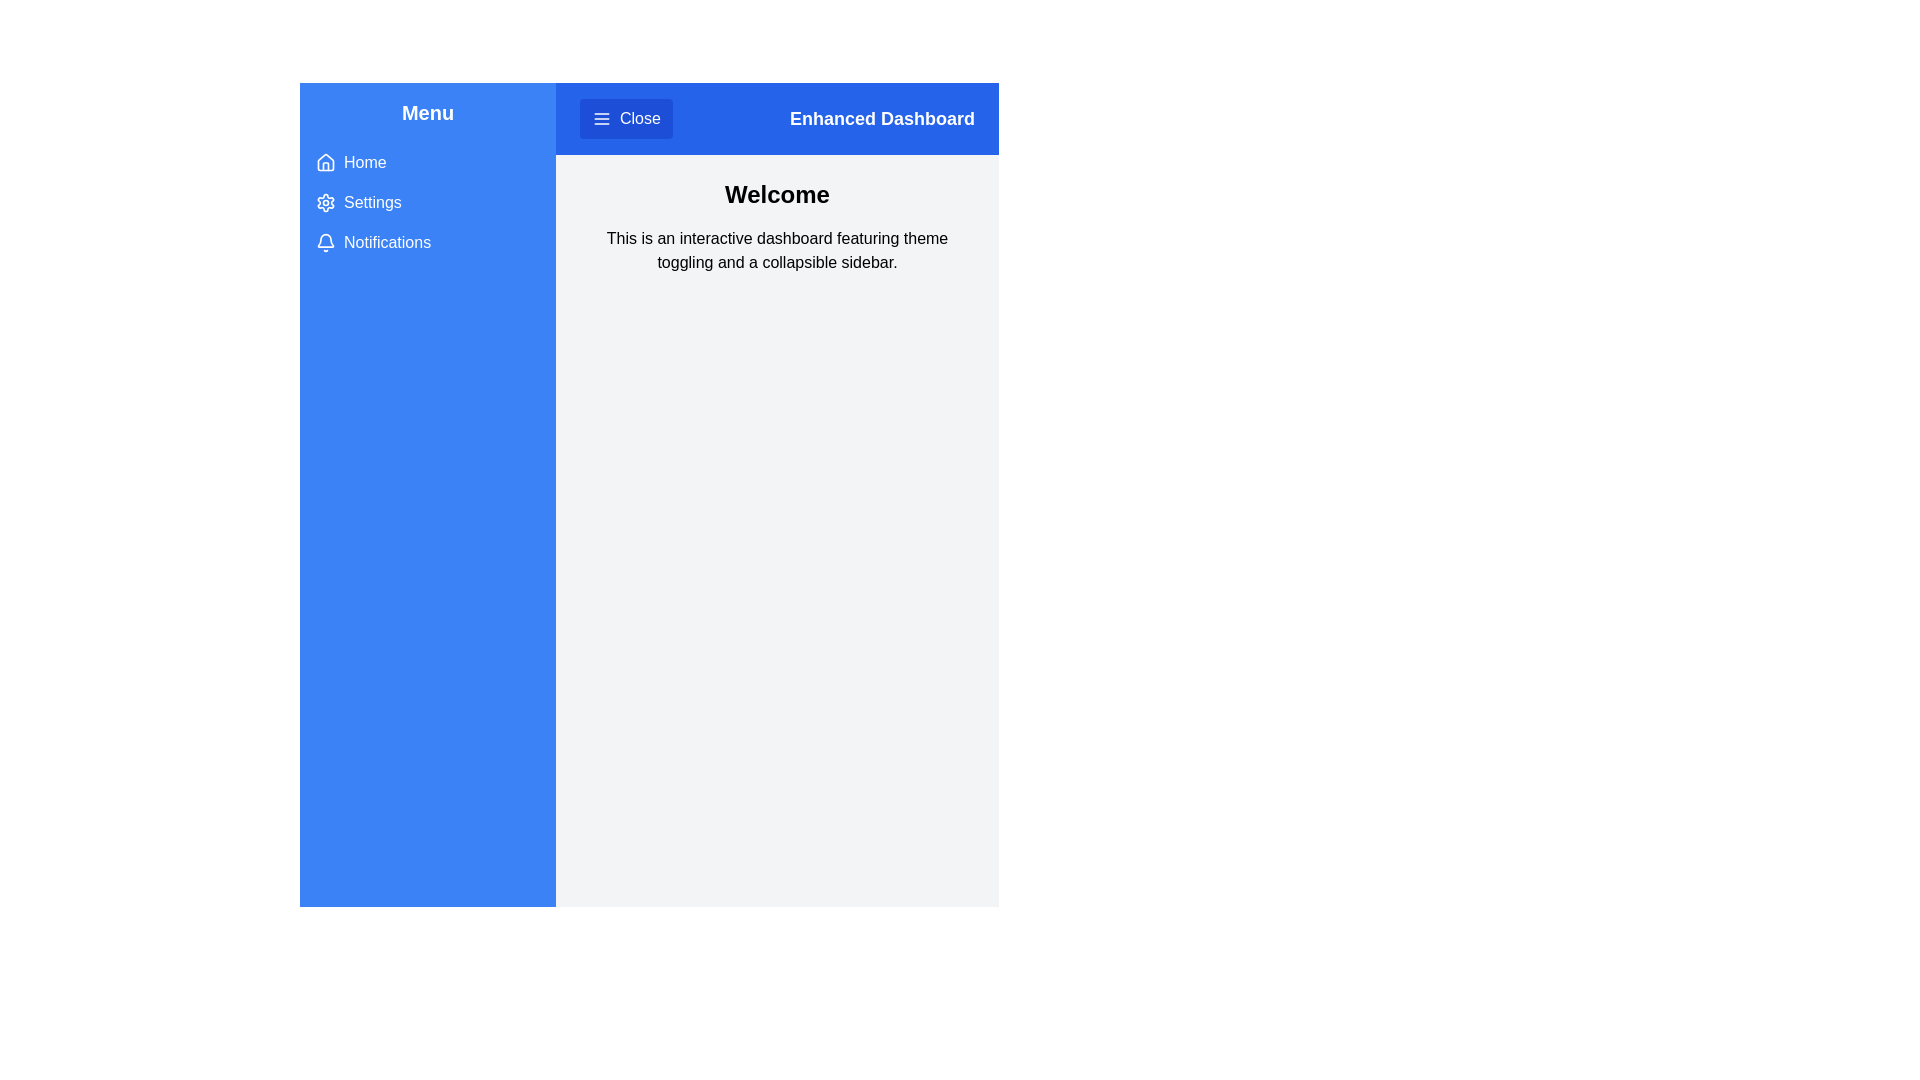 The width and height of the screenshot is (1920, 1080). Describe the element at coordinates (600, 119) in the screenshot. I see `the hamburger menu icon located to the left of the 'Close' text label` at that location.